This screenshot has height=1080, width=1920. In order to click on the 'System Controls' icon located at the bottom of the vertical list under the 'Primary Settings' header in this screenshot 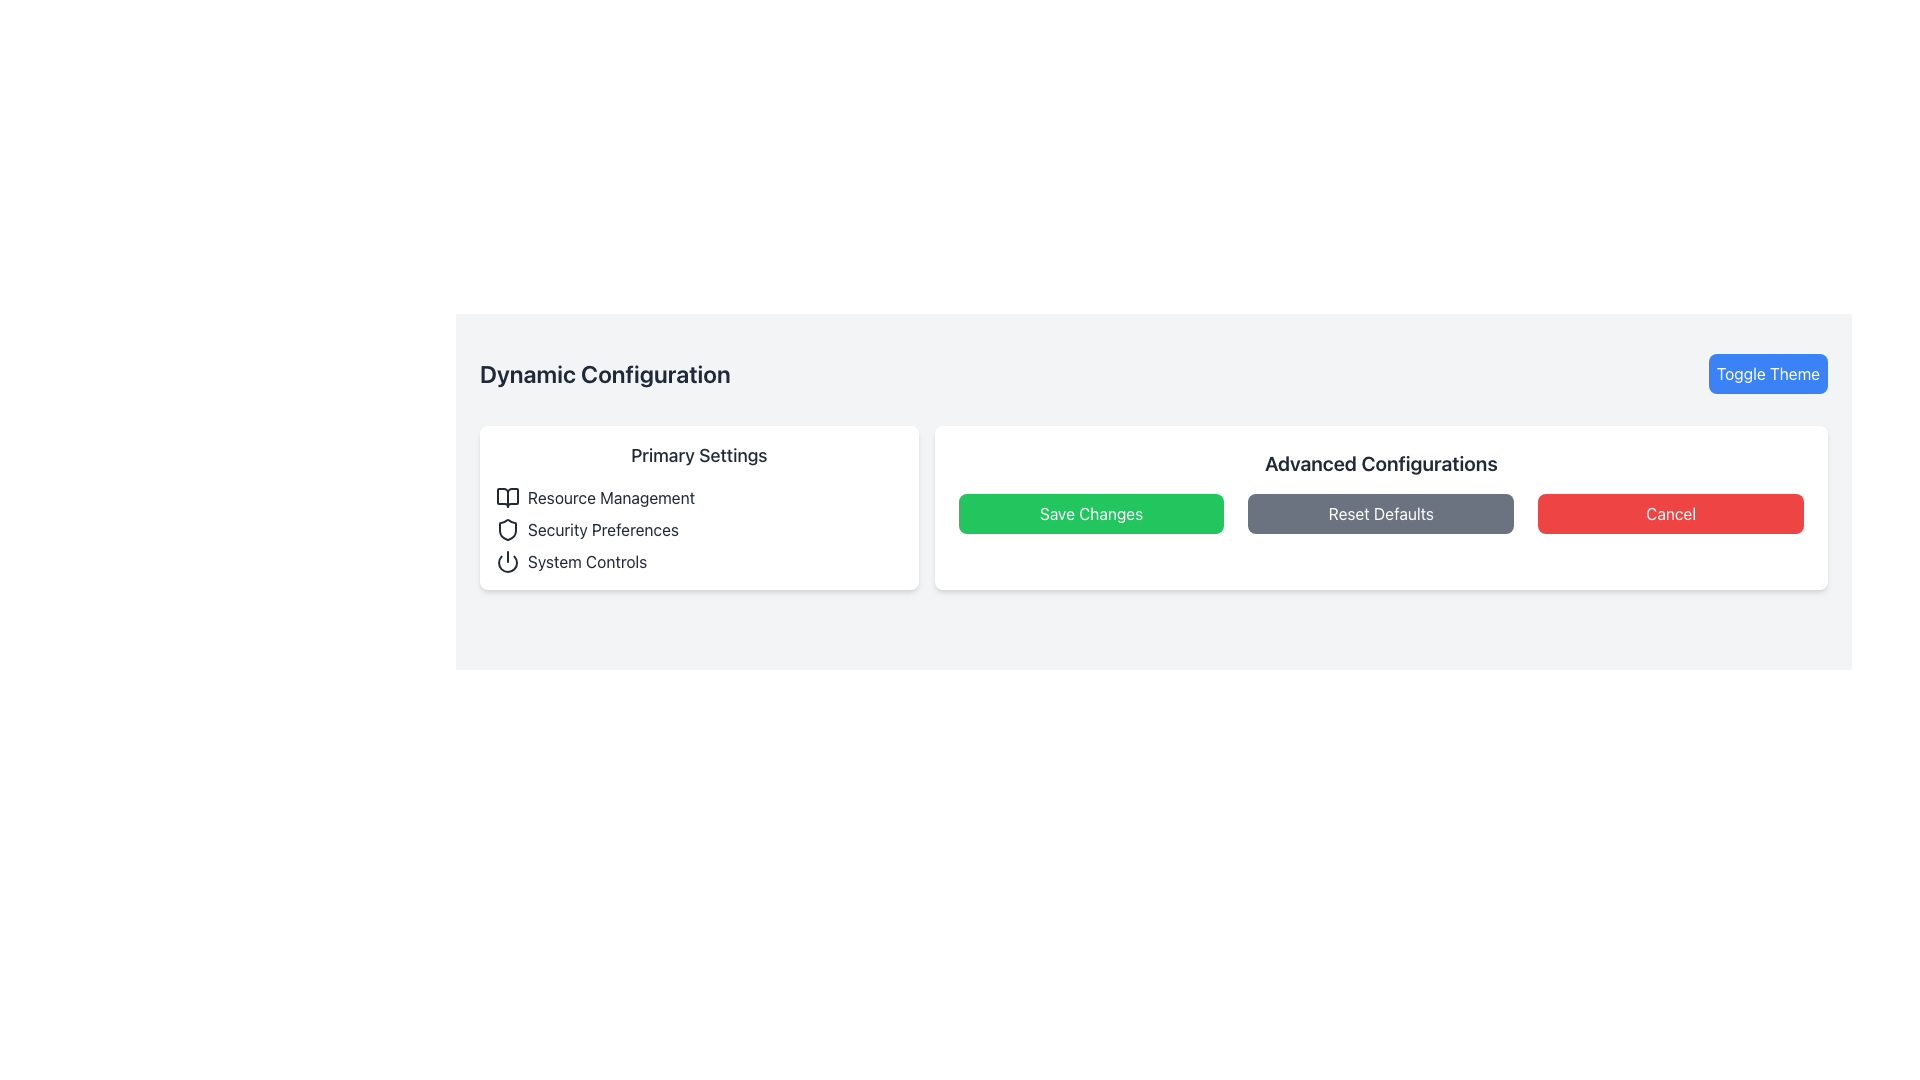, I will do `click(508, 562)`.